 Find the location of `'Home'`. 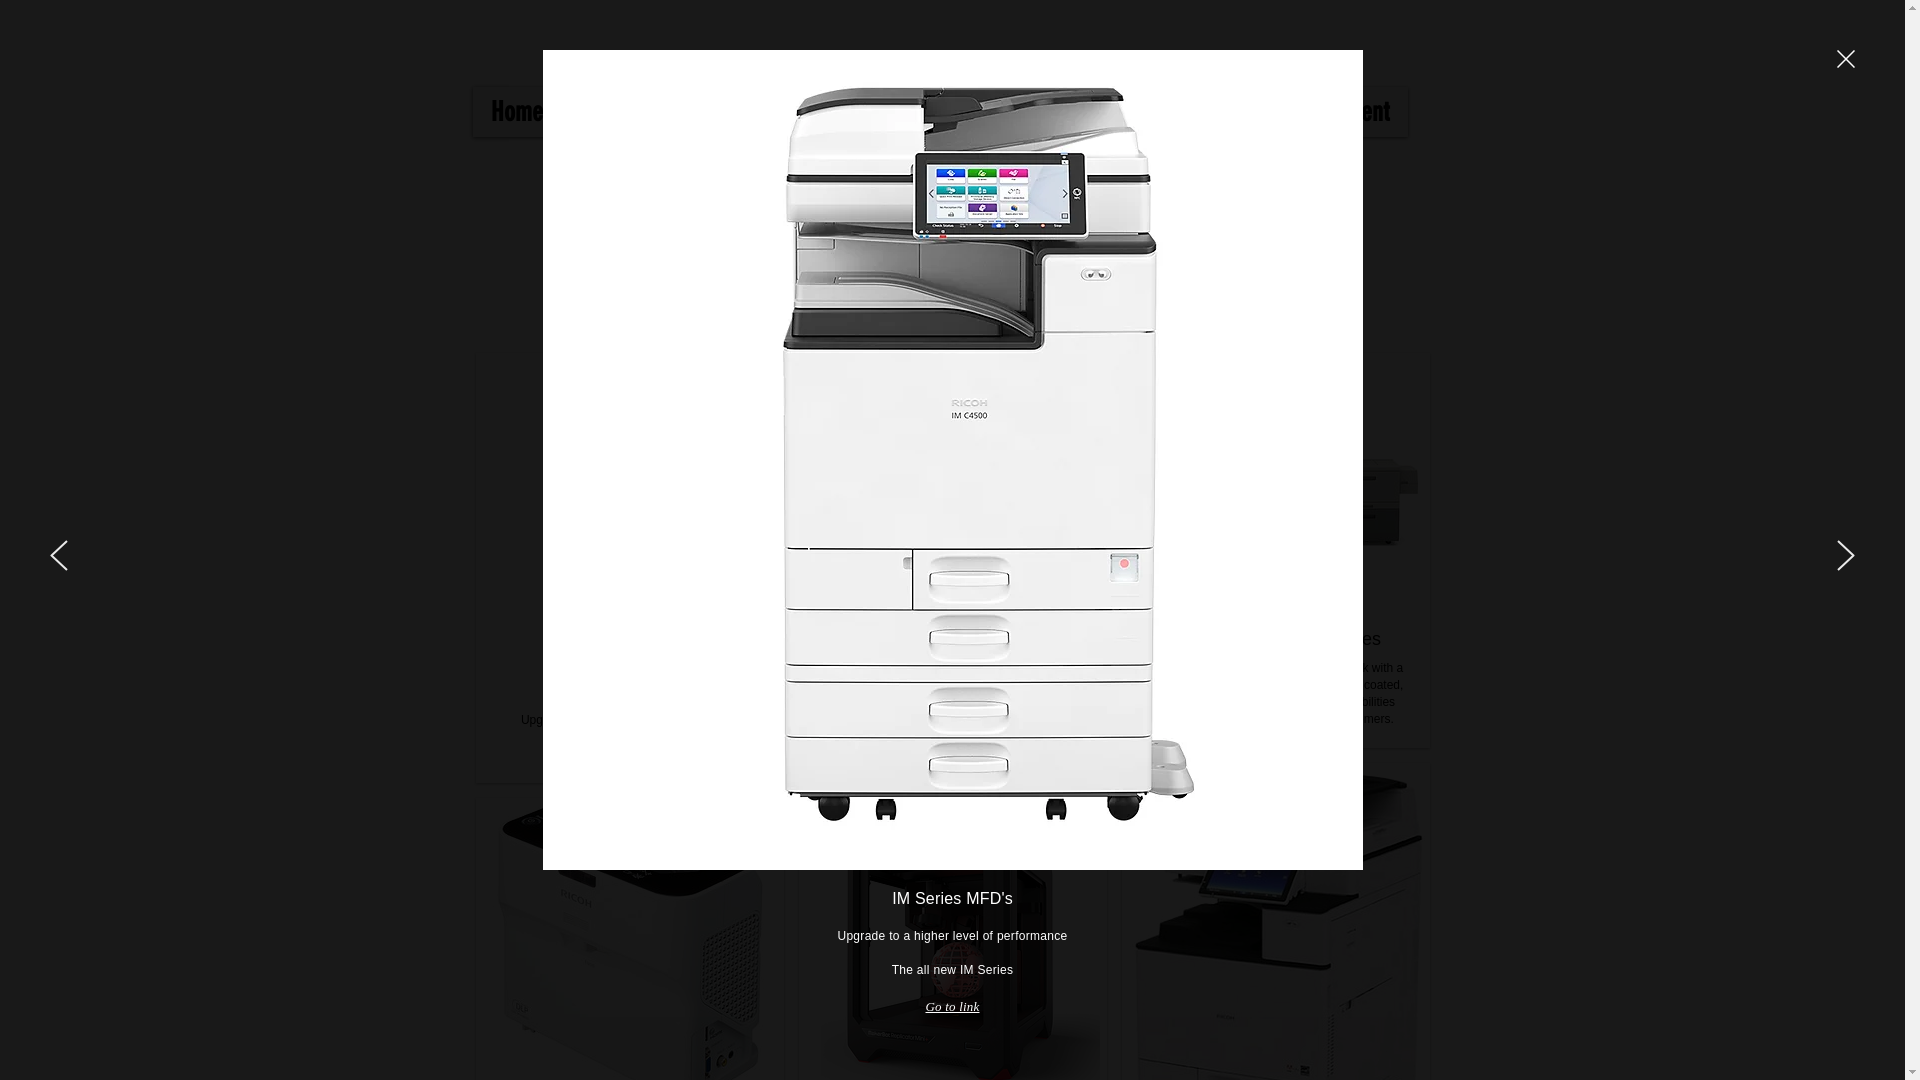

'Home' is located at coordinates (470, 111).